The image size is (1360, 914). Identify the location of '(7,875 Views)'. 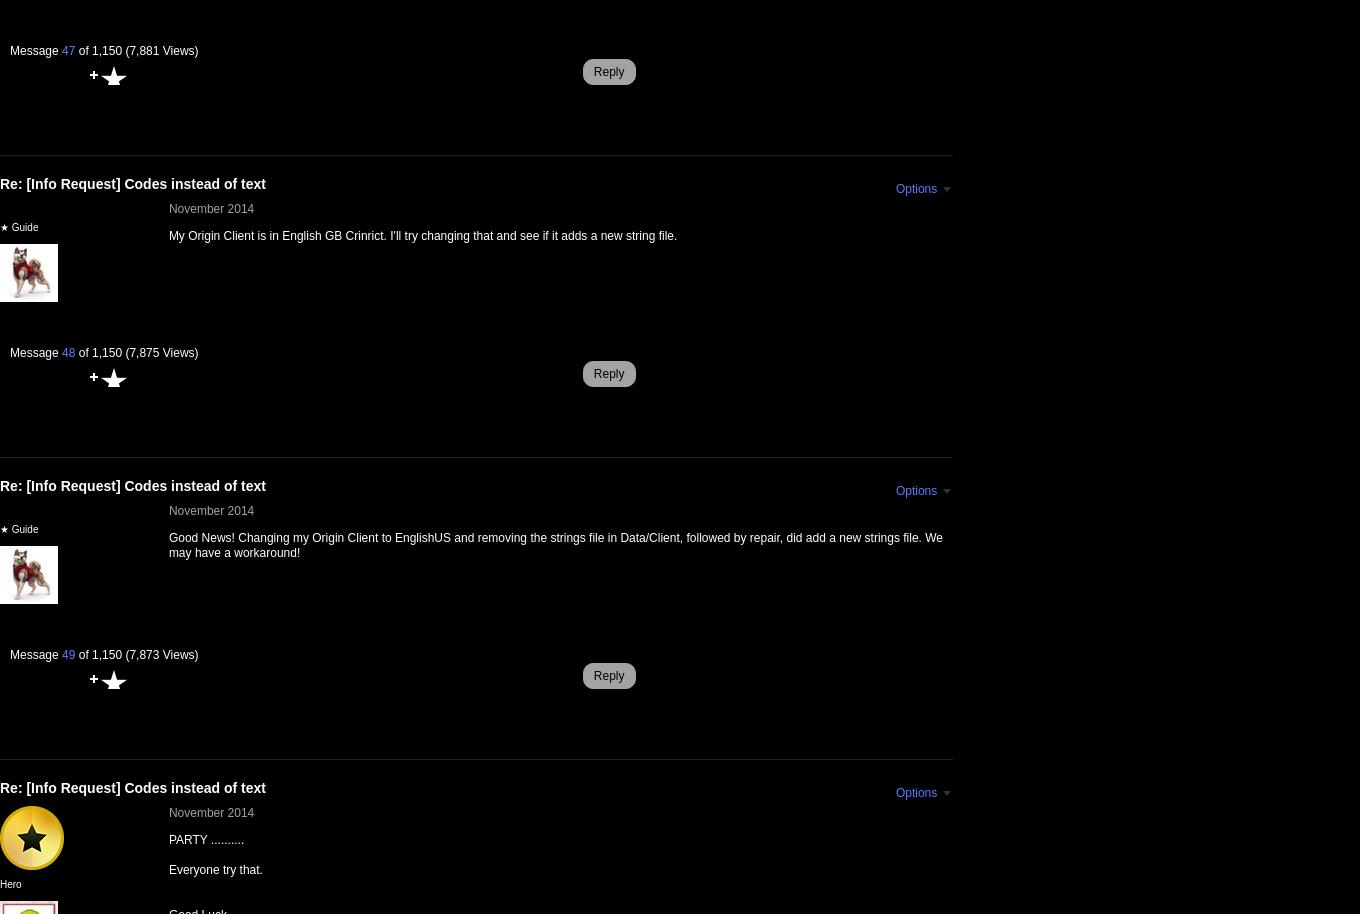
(124, 351).